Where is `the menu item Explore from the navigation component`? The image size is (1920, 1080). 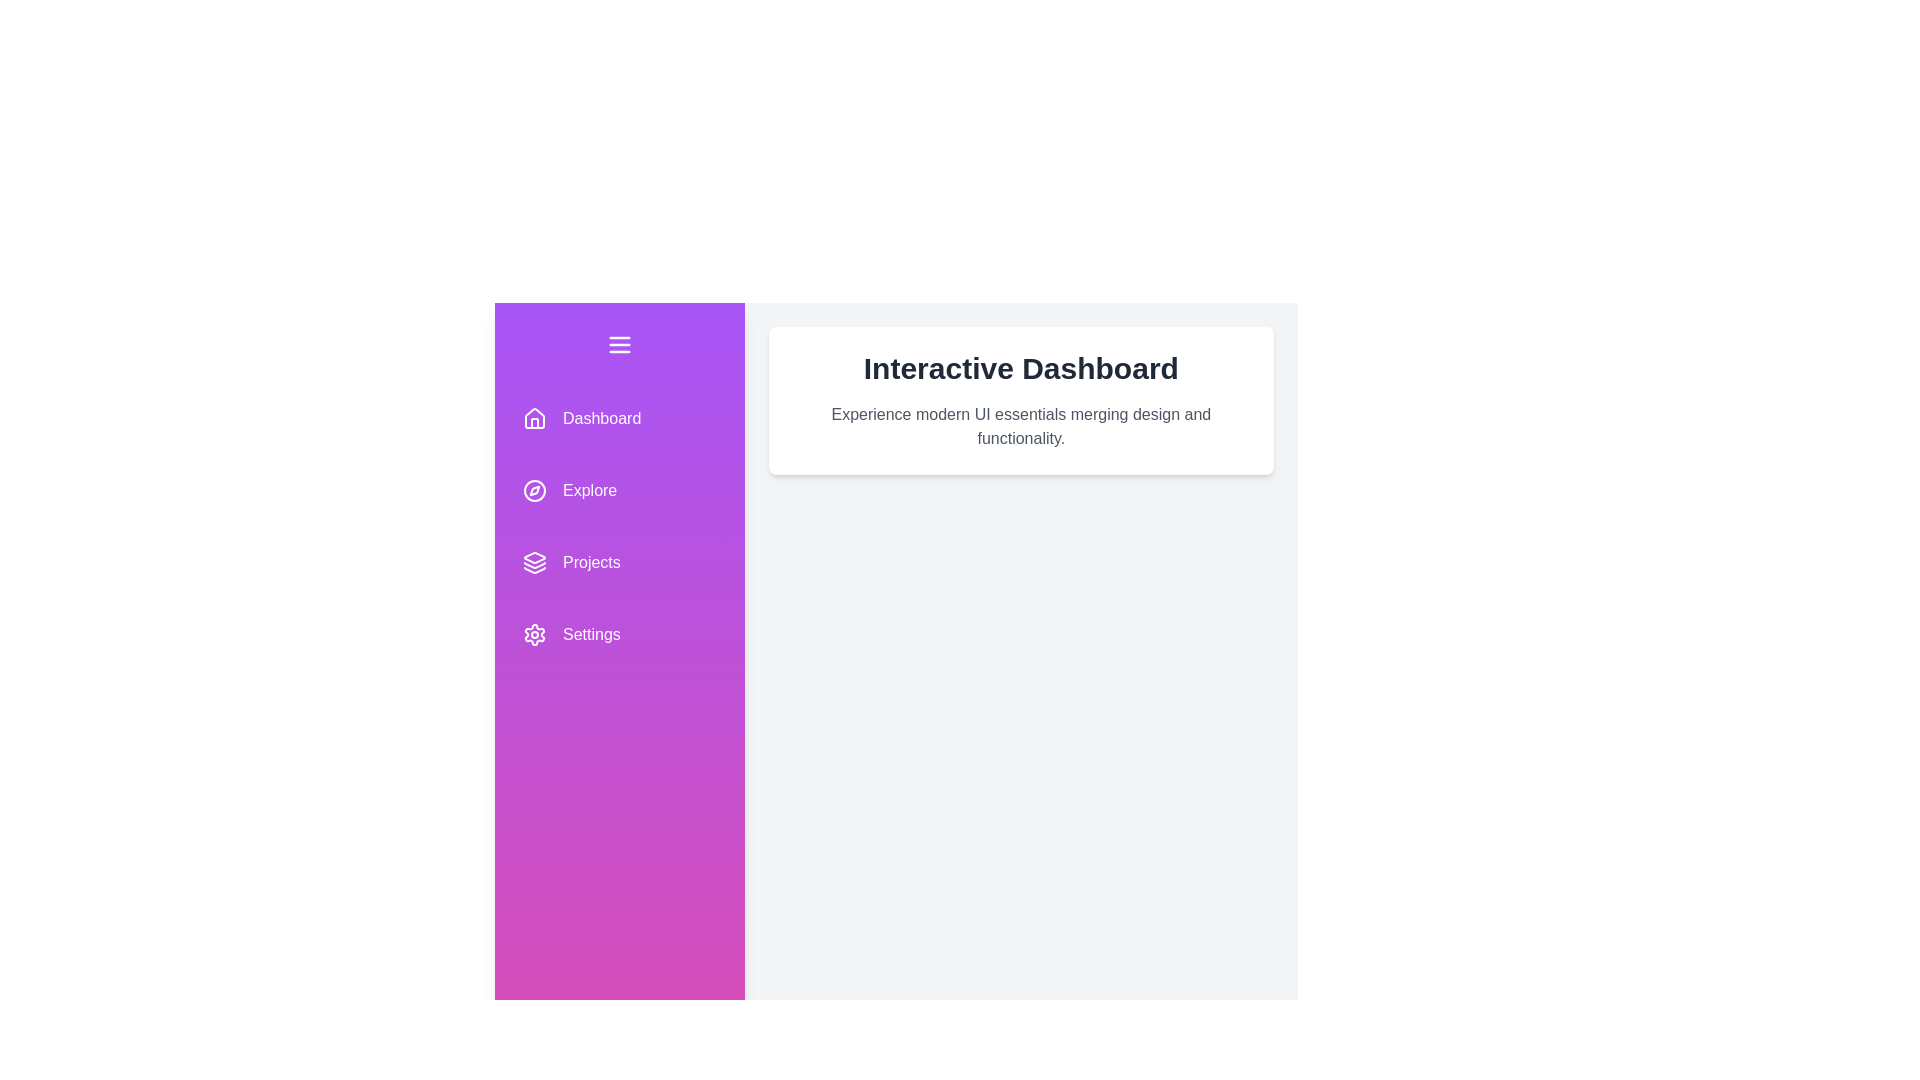 the menu item Explore from the navigation component is located at coordinates (618, 490).